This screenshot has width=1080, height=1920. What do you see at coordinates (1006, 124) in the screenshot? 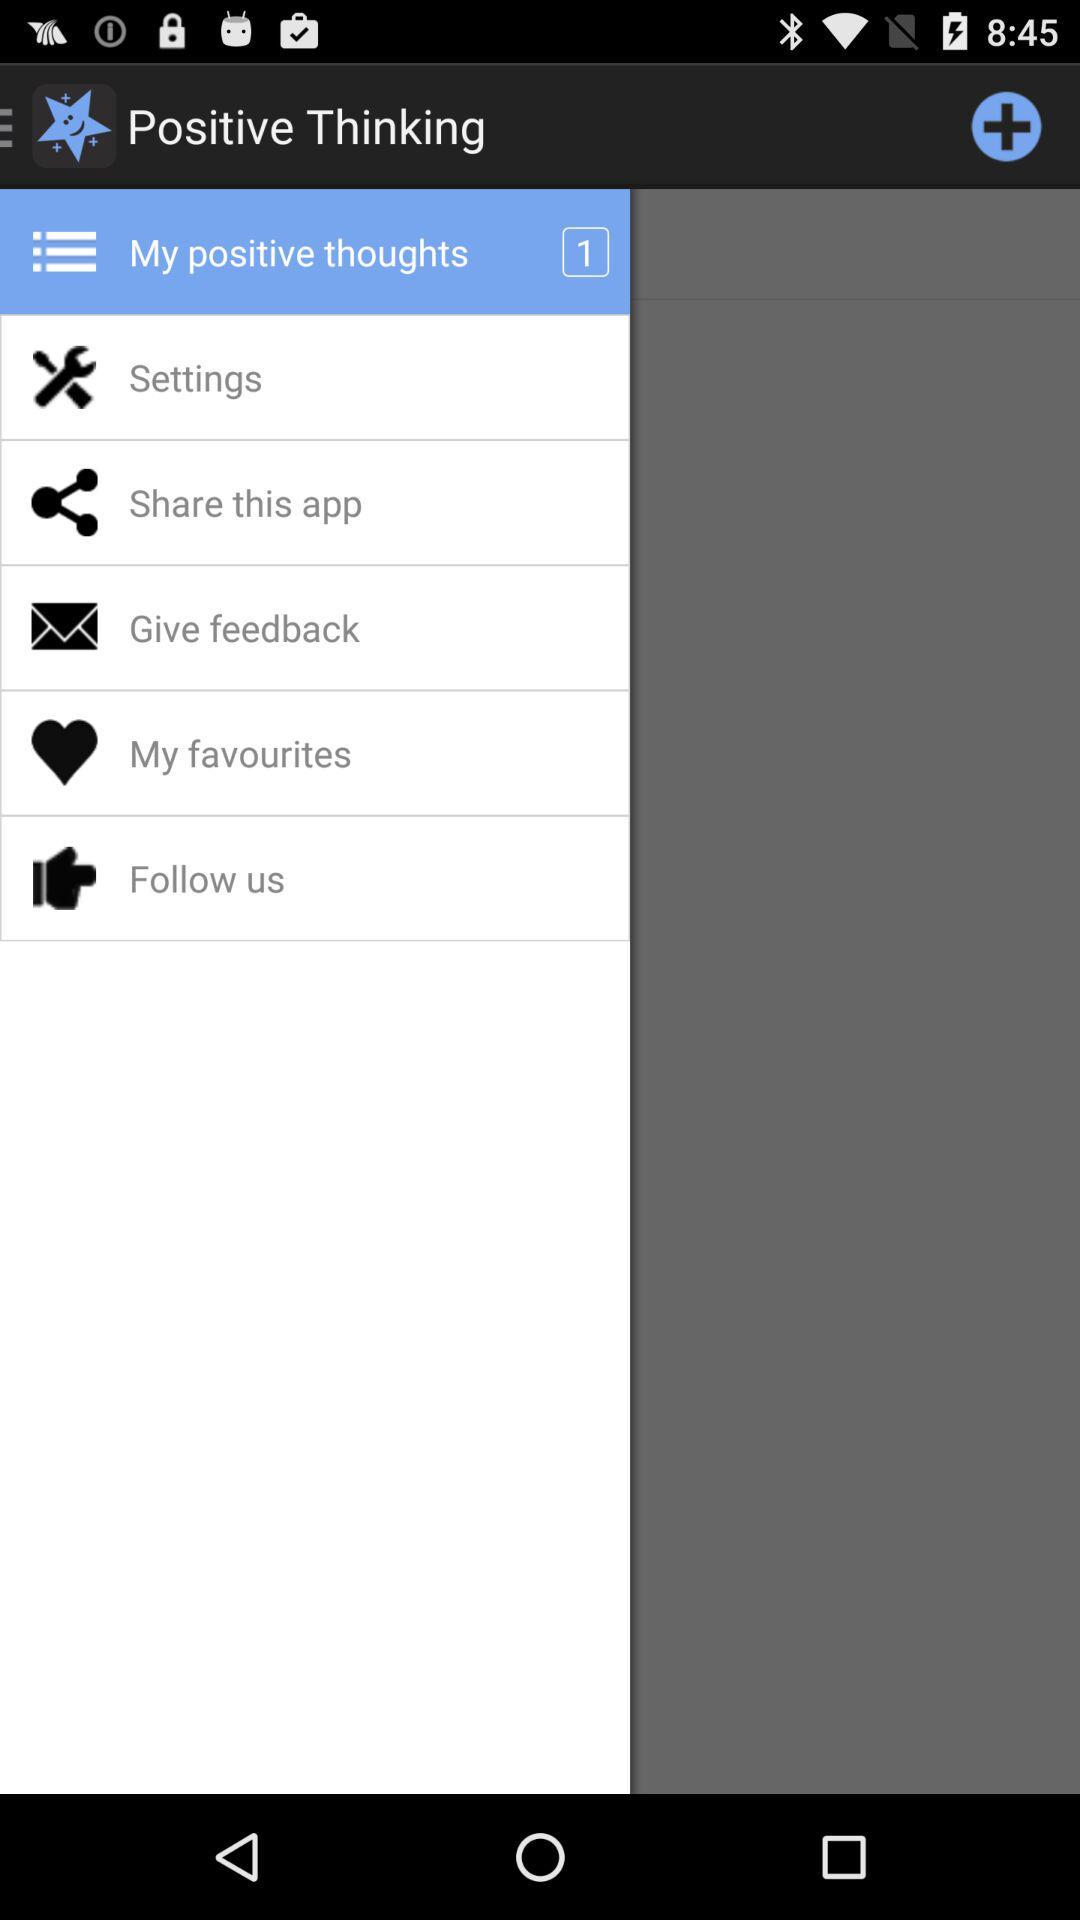
I see `a note/thought` at bounding box center [1006, 124].